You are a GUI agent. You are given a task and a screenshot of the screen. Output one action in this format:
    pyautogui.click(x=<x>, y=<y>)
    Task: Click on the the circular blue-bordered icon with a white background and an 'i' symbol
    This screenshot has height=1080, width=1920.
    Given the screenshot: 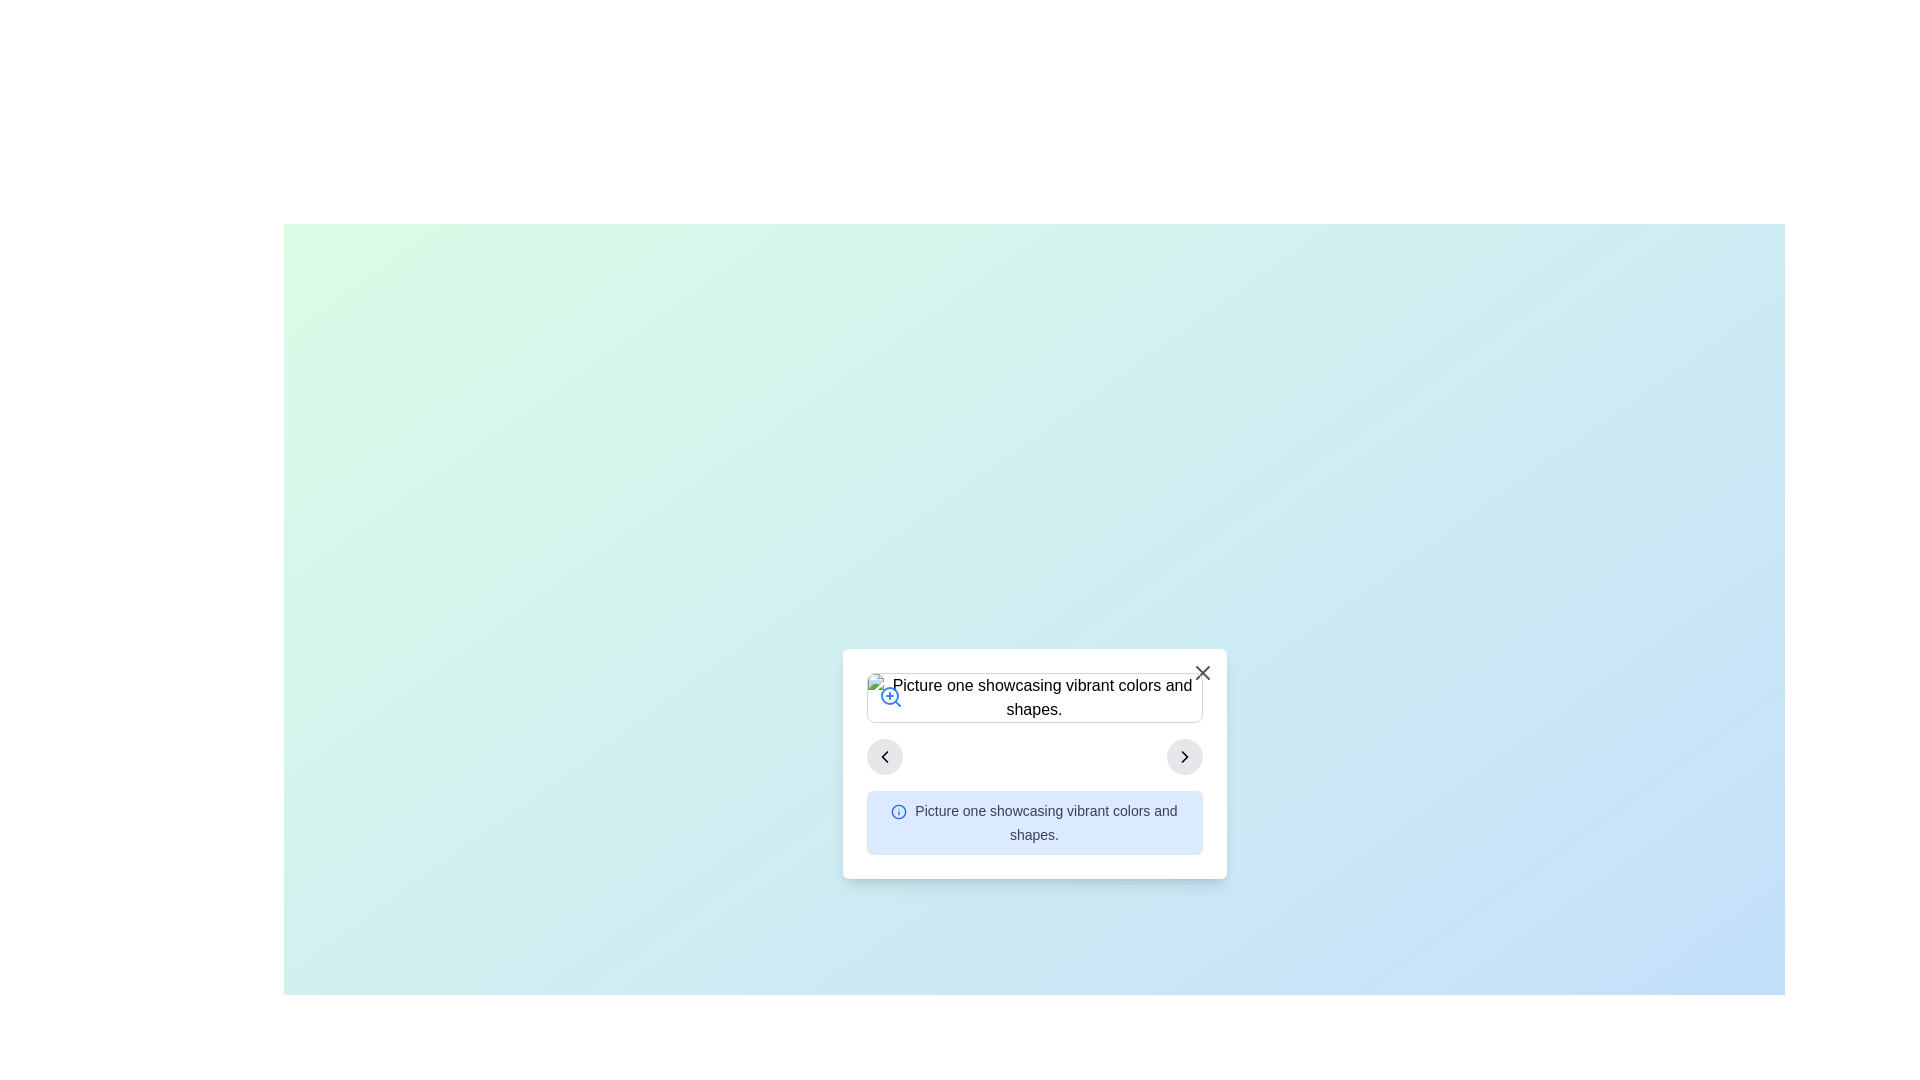 What is the action you would take?
    pyautogui.click(x=898, y=811)
    